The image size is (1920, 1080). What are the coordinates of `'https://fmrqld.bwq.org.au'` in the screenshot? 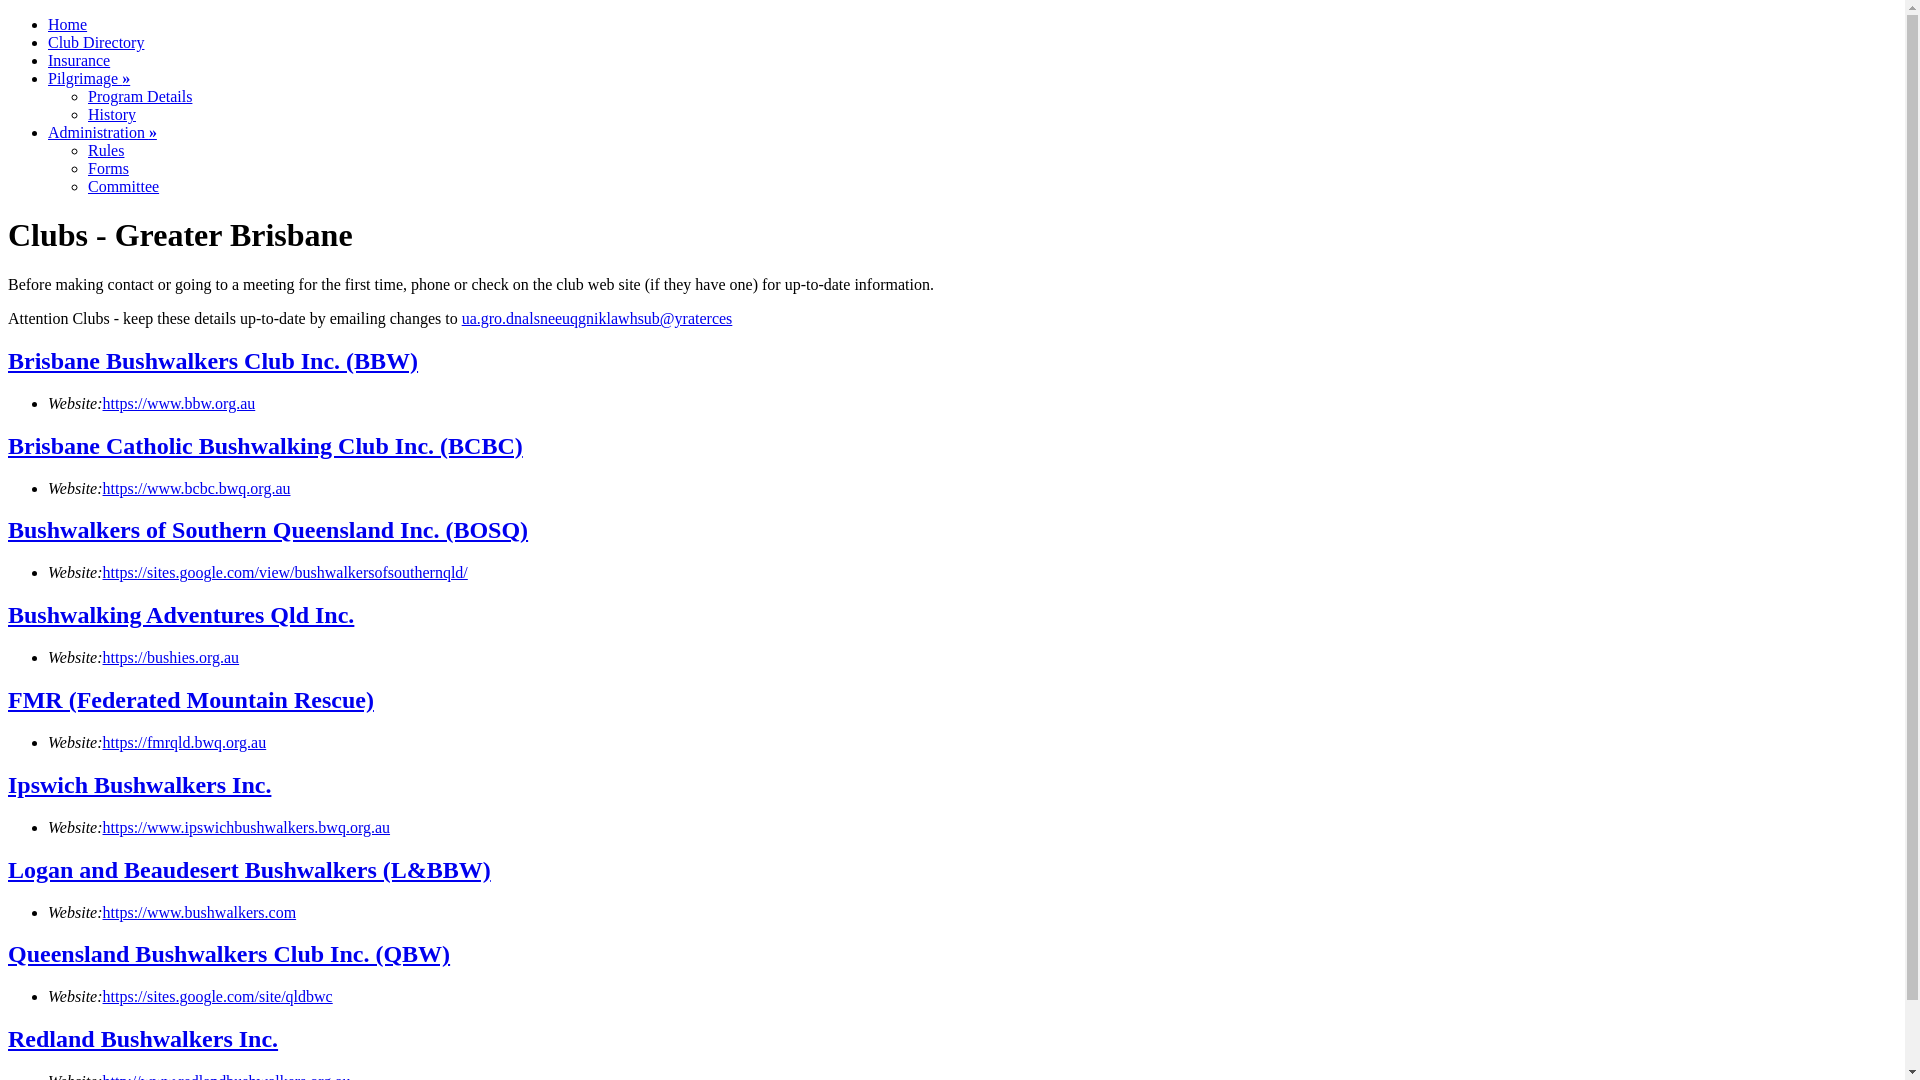 It's located at (101, 742).